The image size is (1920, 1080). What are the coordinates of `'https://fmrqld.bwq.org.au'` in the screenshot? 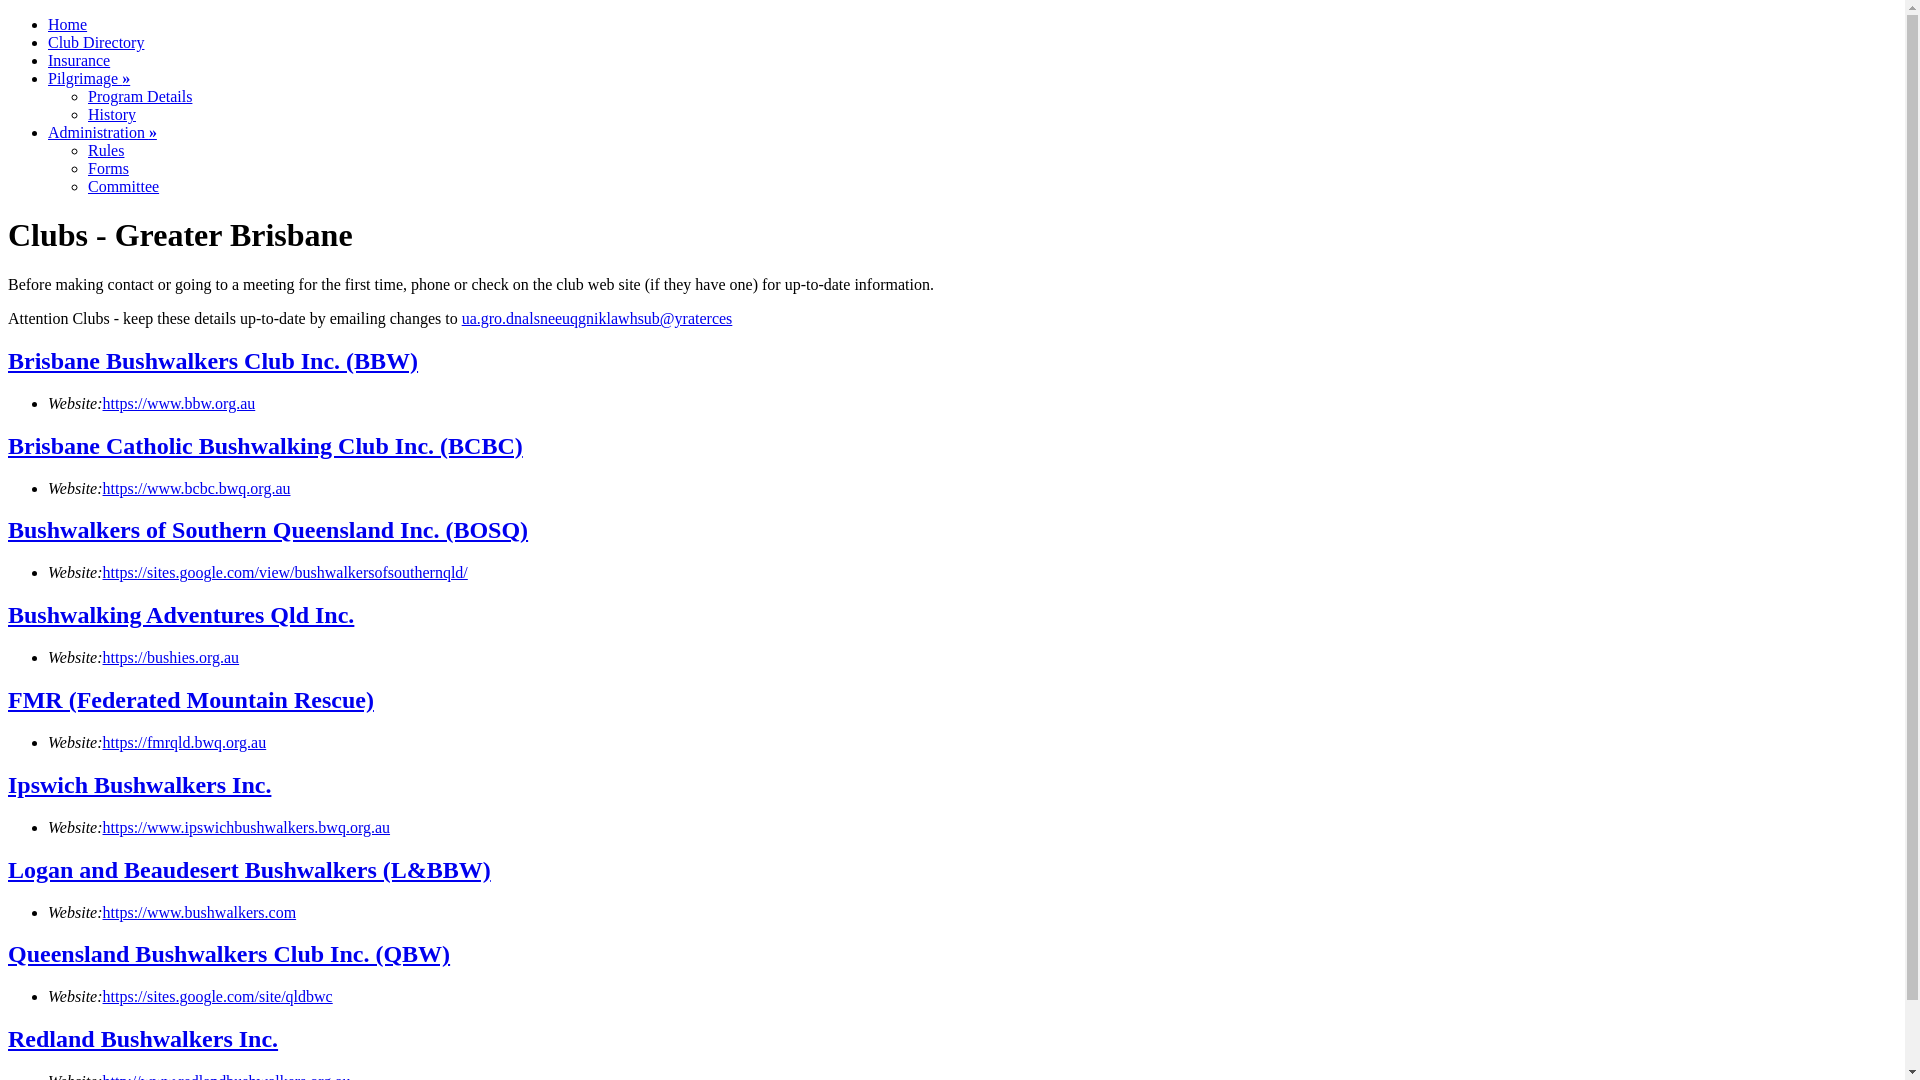 It's located at (101, 742).